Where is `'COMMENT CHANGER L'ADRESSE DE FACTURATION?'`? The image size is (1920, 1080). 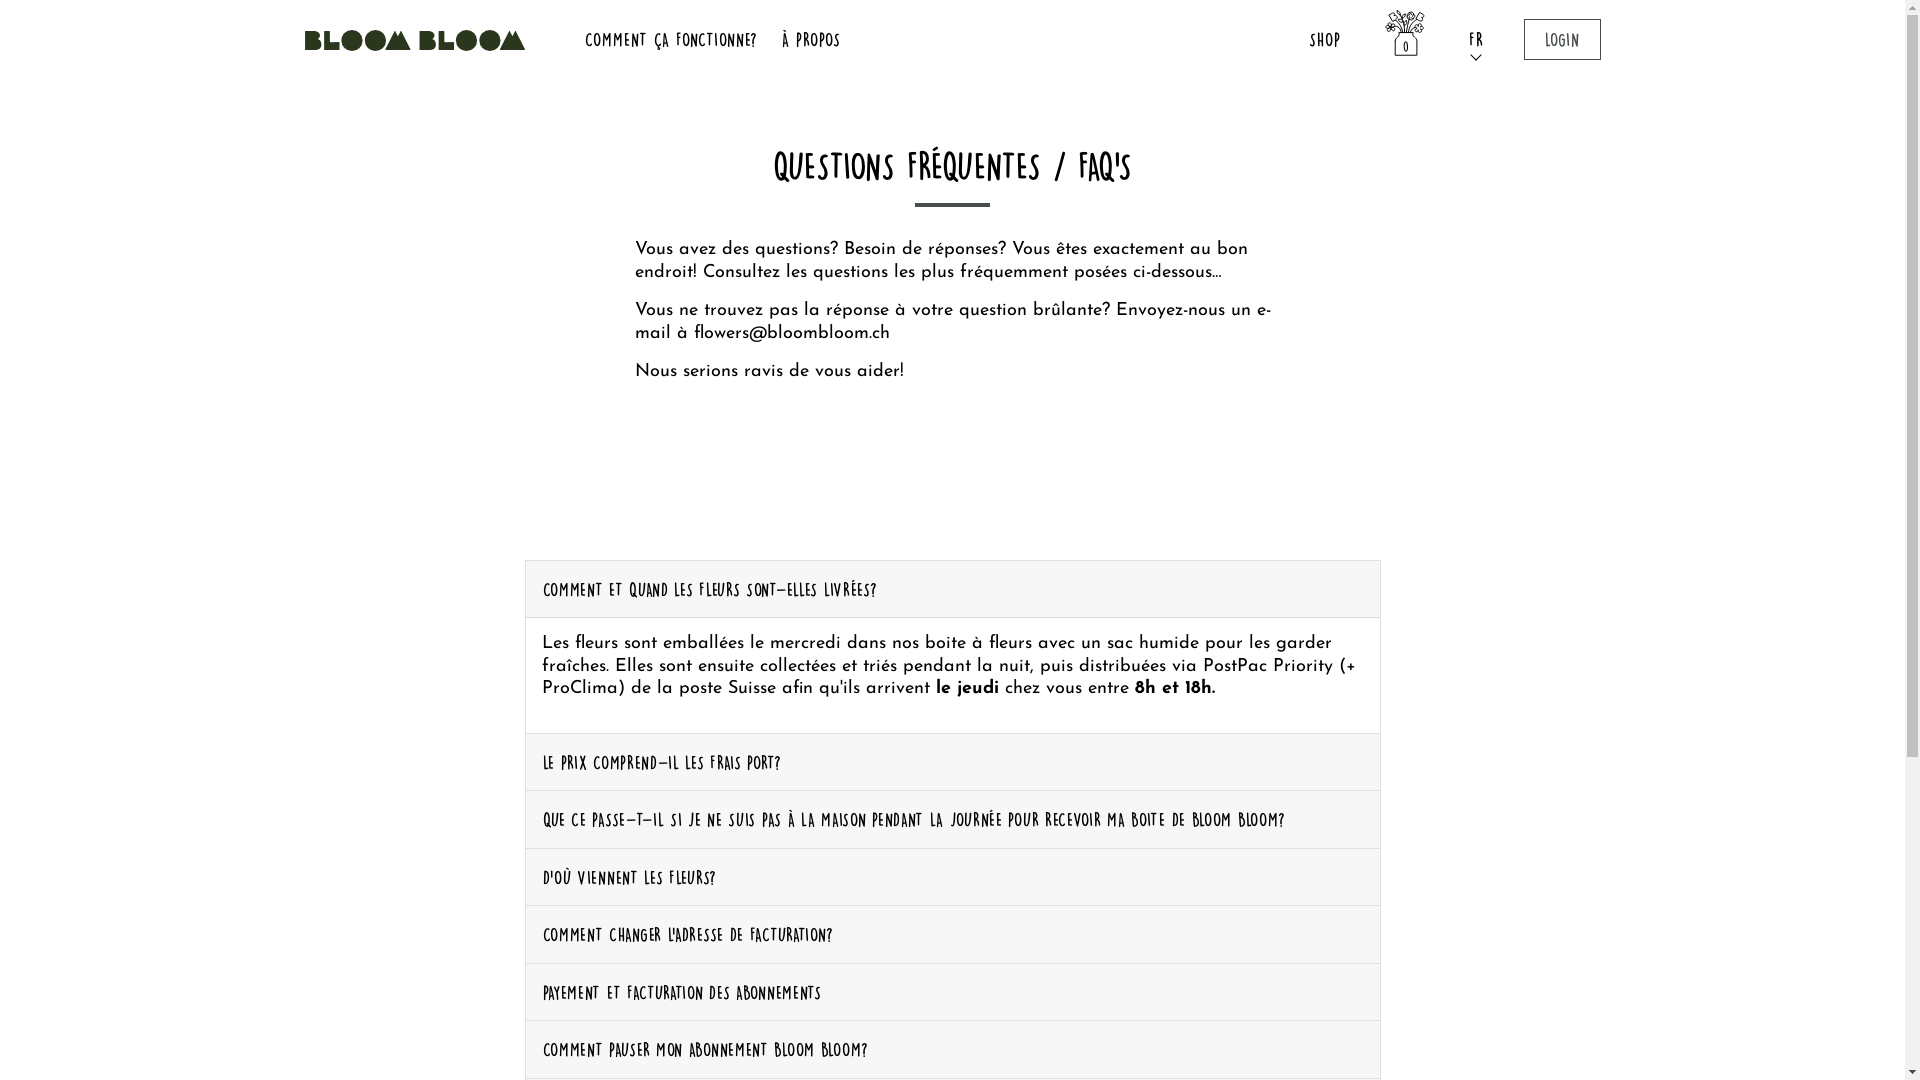 'COMMENT CHANGER L'ADRESSE DE FACTURATION?' is located at coordinates (952, 934).